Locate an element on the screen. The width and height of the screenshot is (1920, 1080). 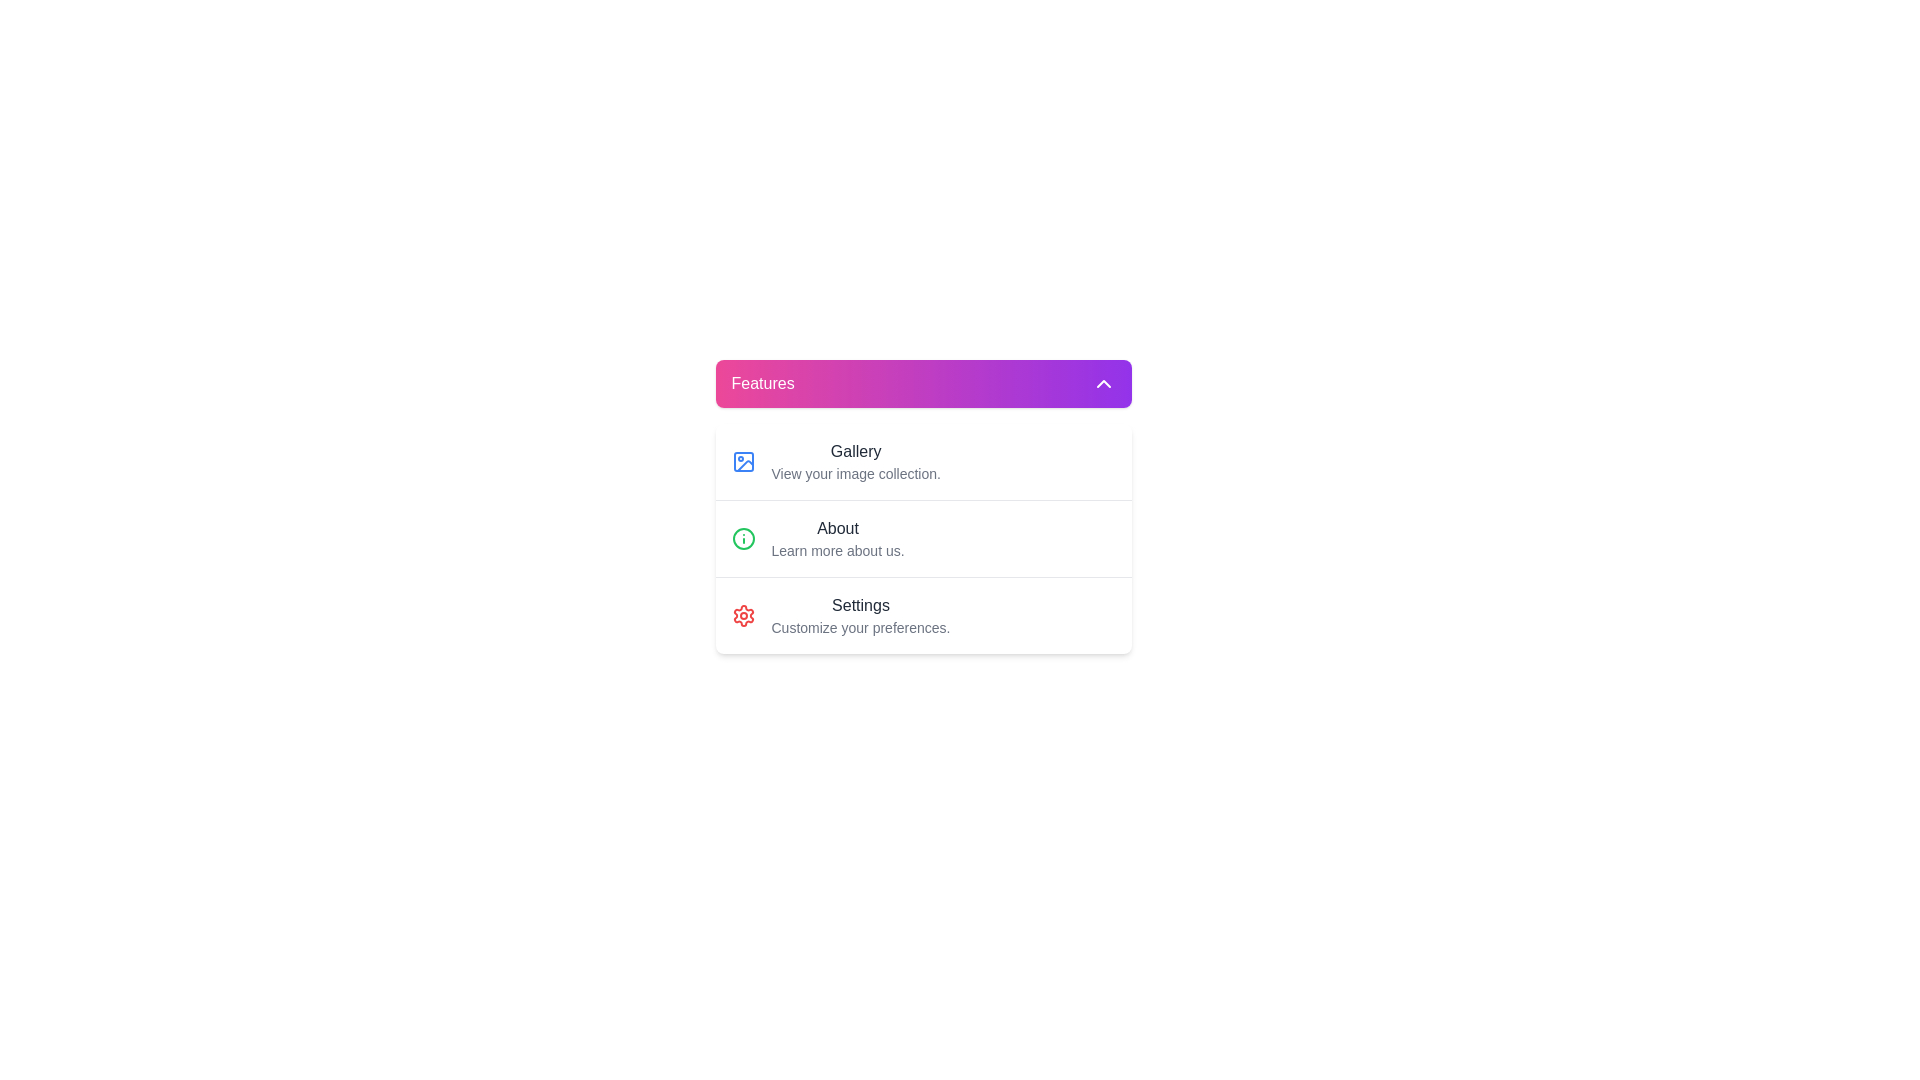
the third list item in the navigation menu, which is intended for accessing the Settings page and contains an embedded icon and text content is located at coordinates (922, 614).